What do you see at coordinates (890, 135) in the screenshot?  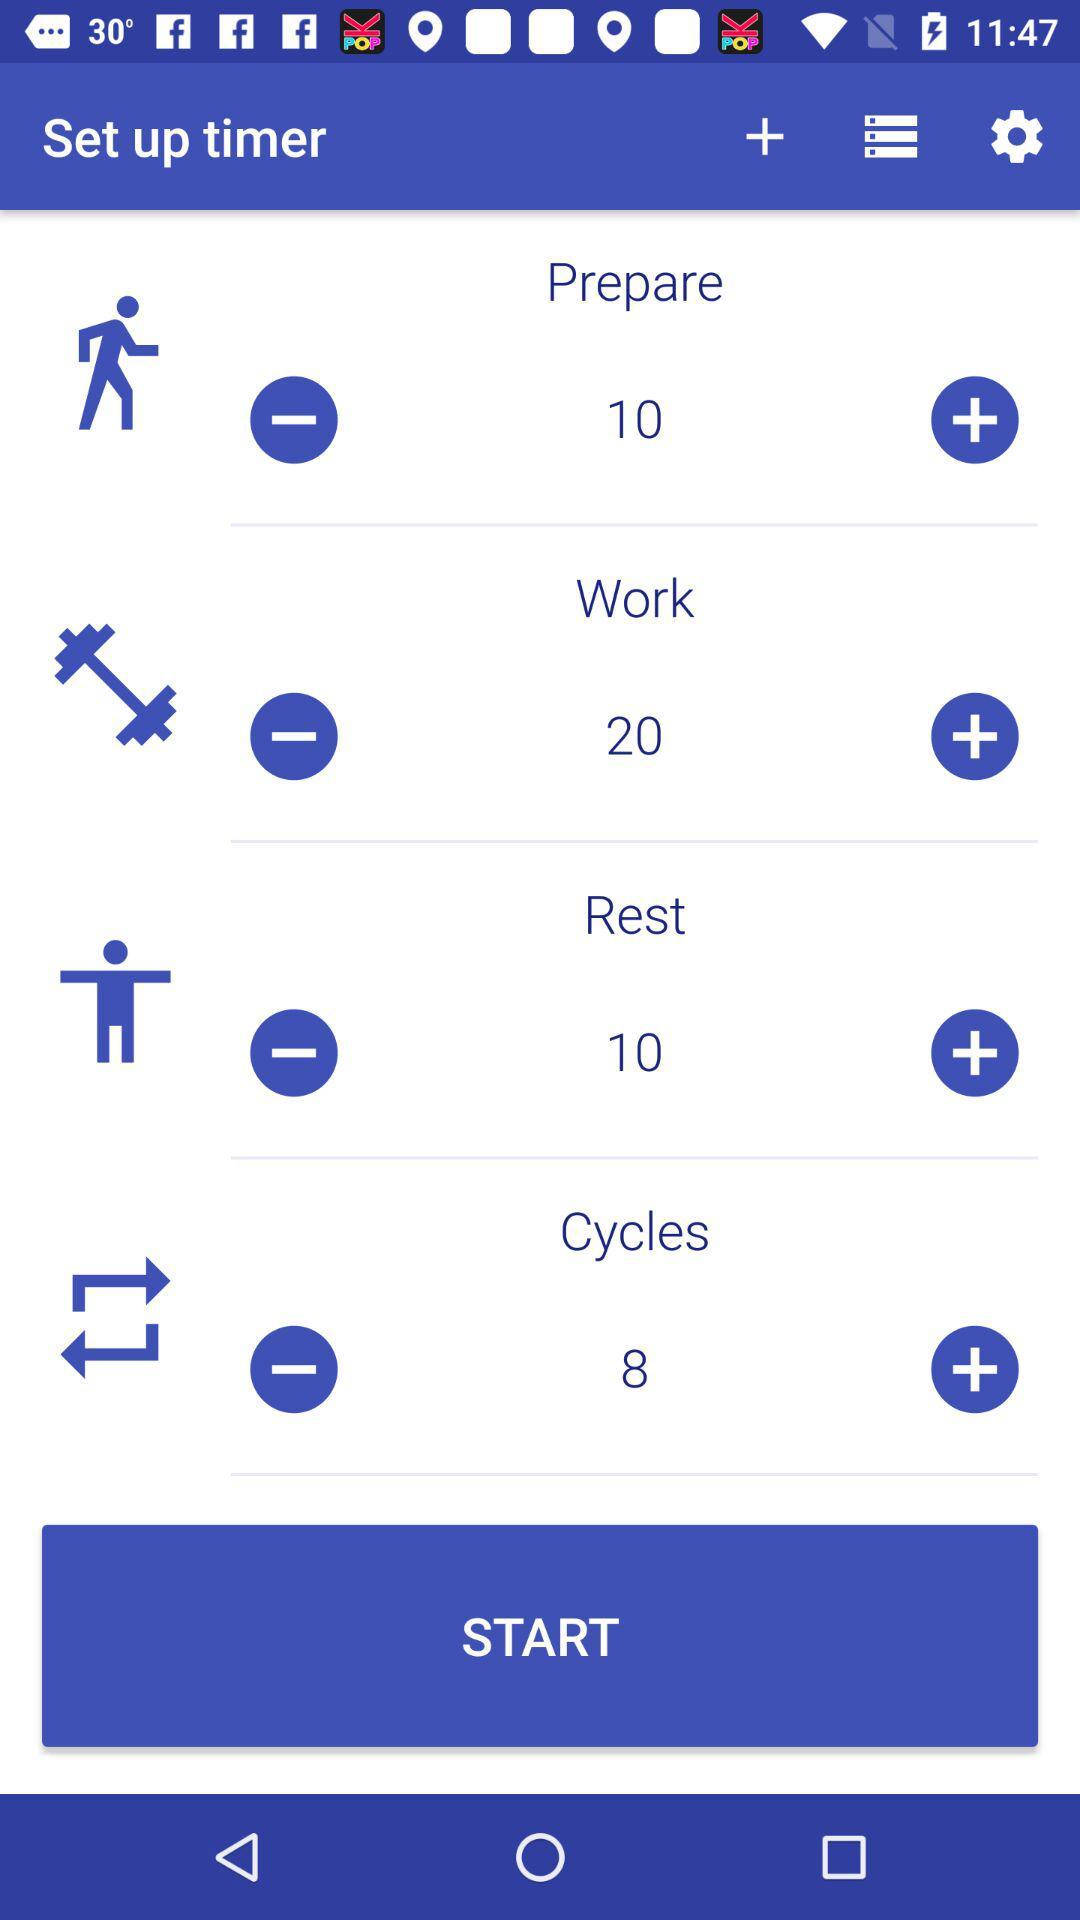 I see `item above the prepare item` at bounding box center [890, 135].